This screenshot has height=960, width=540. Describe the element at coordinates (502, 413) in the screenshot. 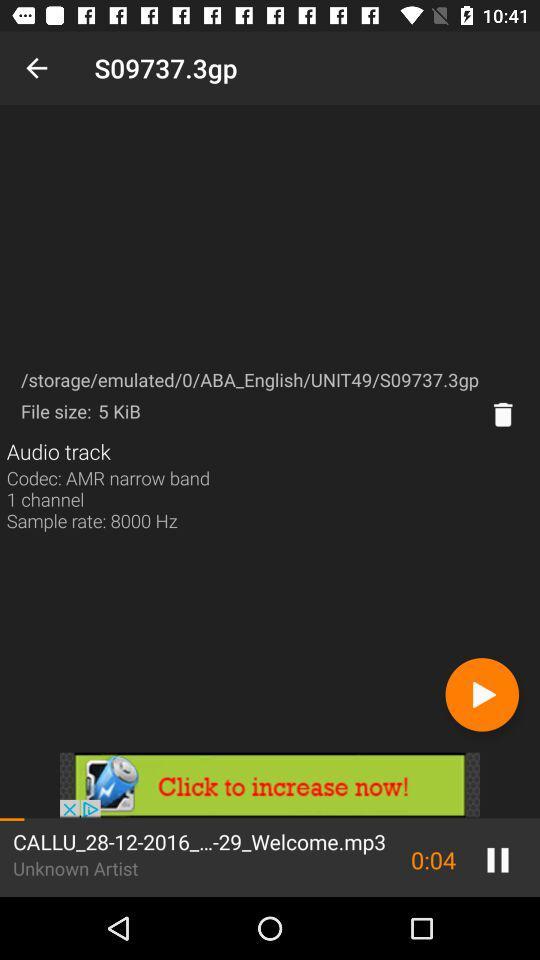

I see `delete` at that location.